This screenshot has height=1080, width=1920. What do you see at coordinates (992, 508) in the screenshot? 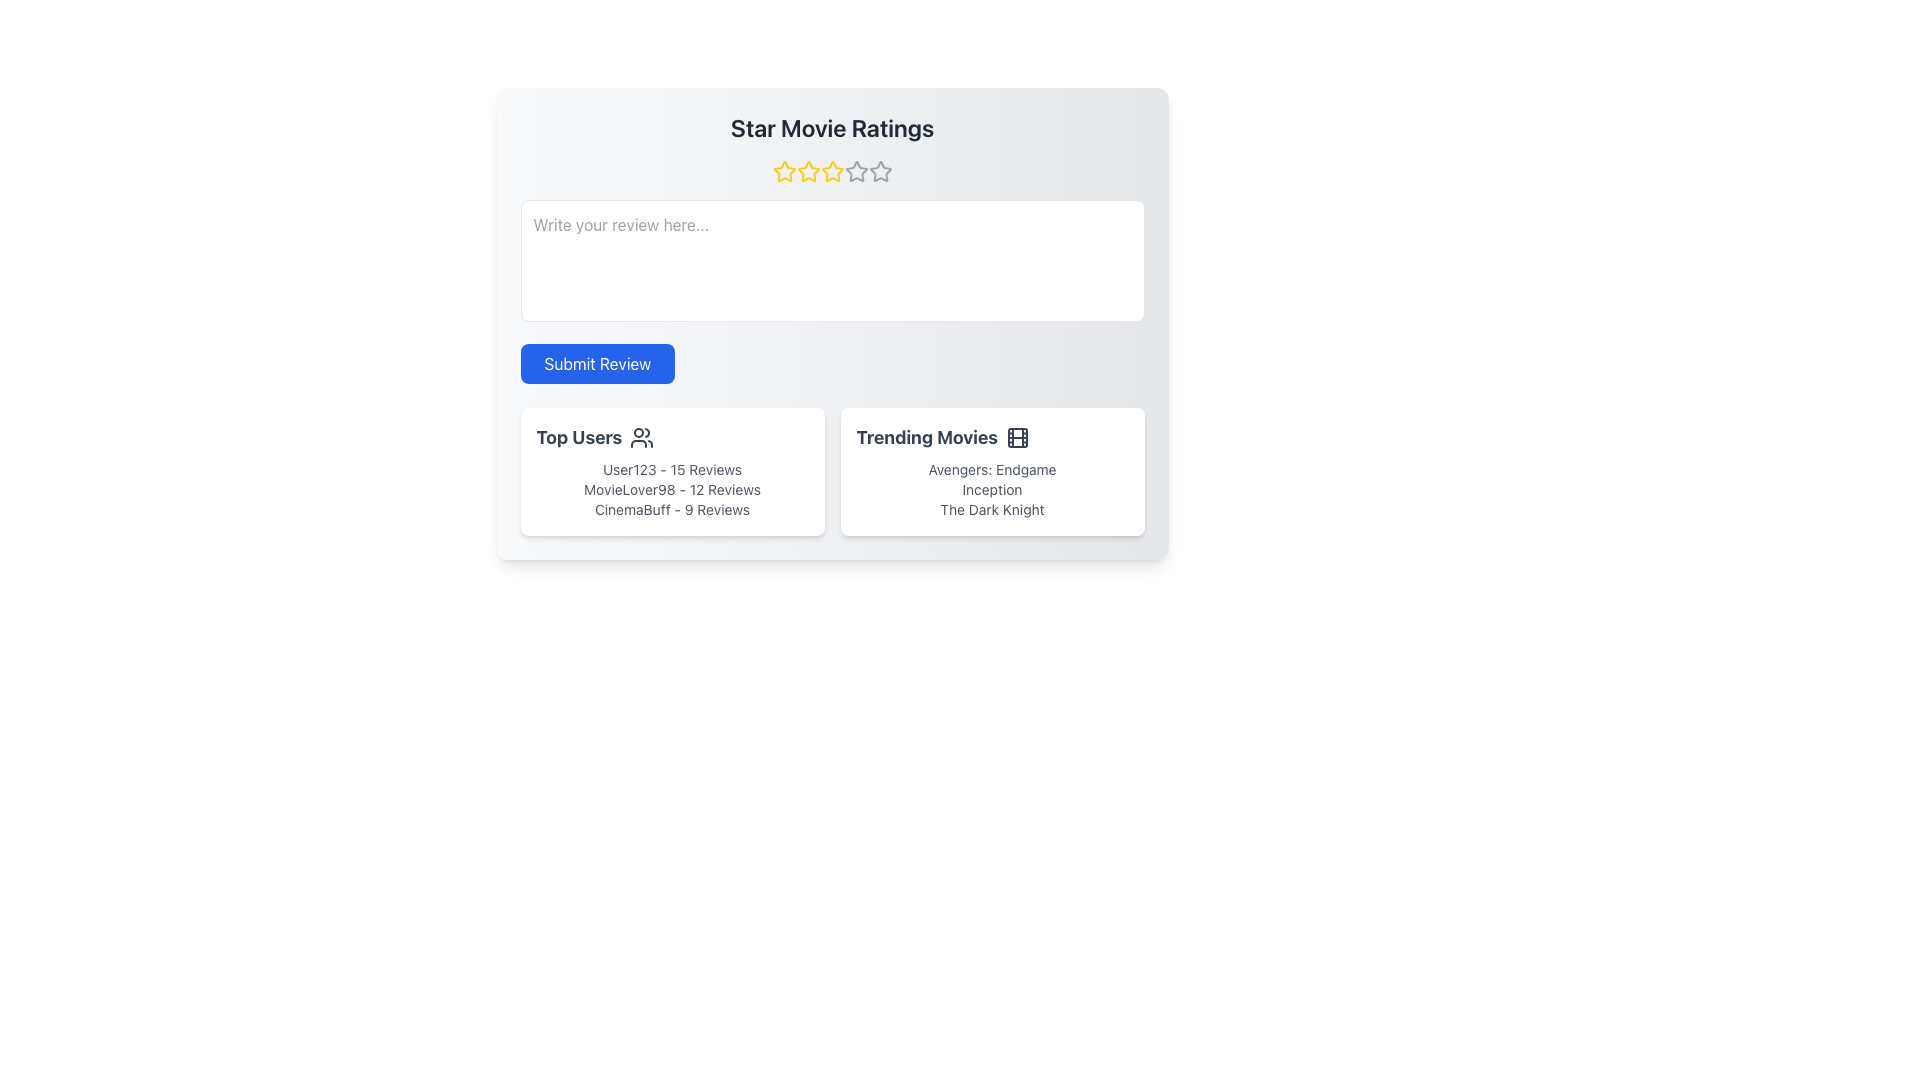
I see `the static text displaying the title 'The Dark Knight' in the 'Trending Movies' section, which is the bottom-most entry in the list` at bounding box center [992, 508].